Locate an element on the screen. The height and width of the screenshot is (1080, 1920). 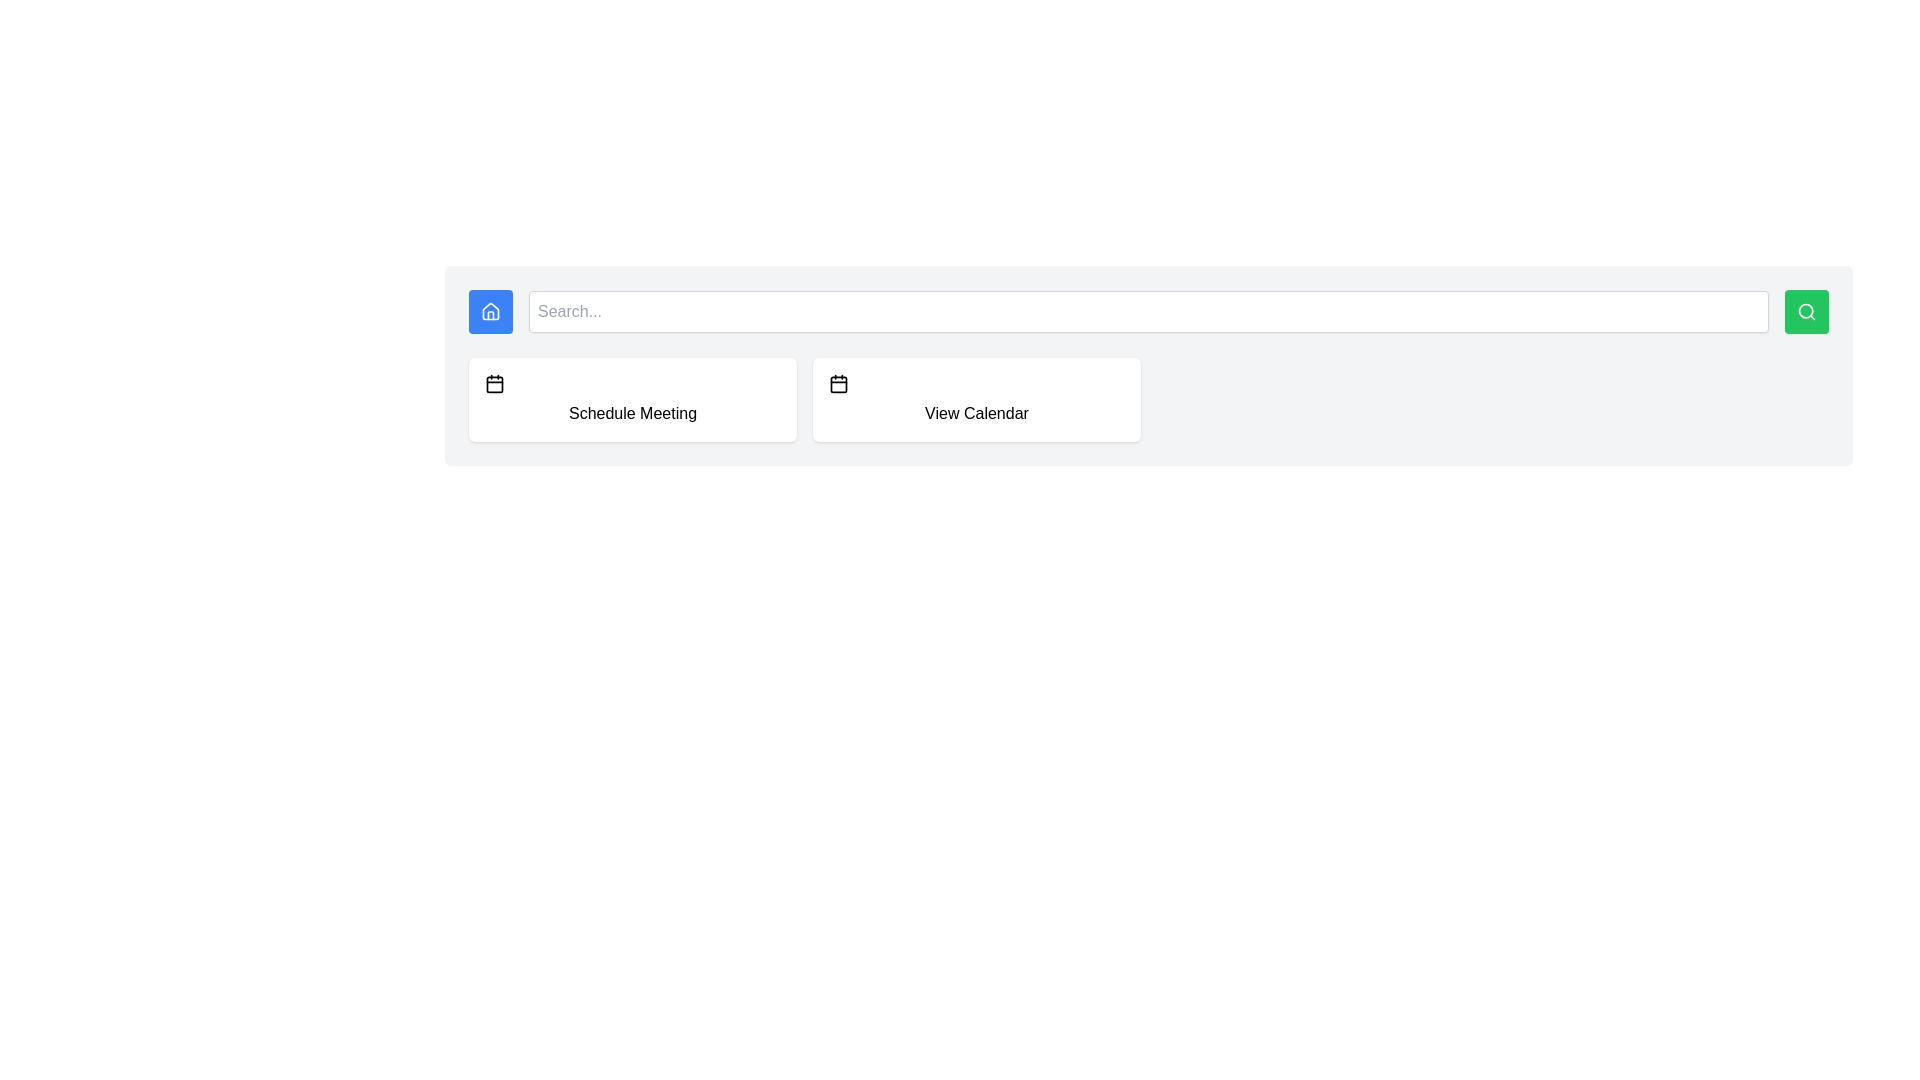
the navigation button located at the top-left corner of the interface is located at coordinates (490, 312).